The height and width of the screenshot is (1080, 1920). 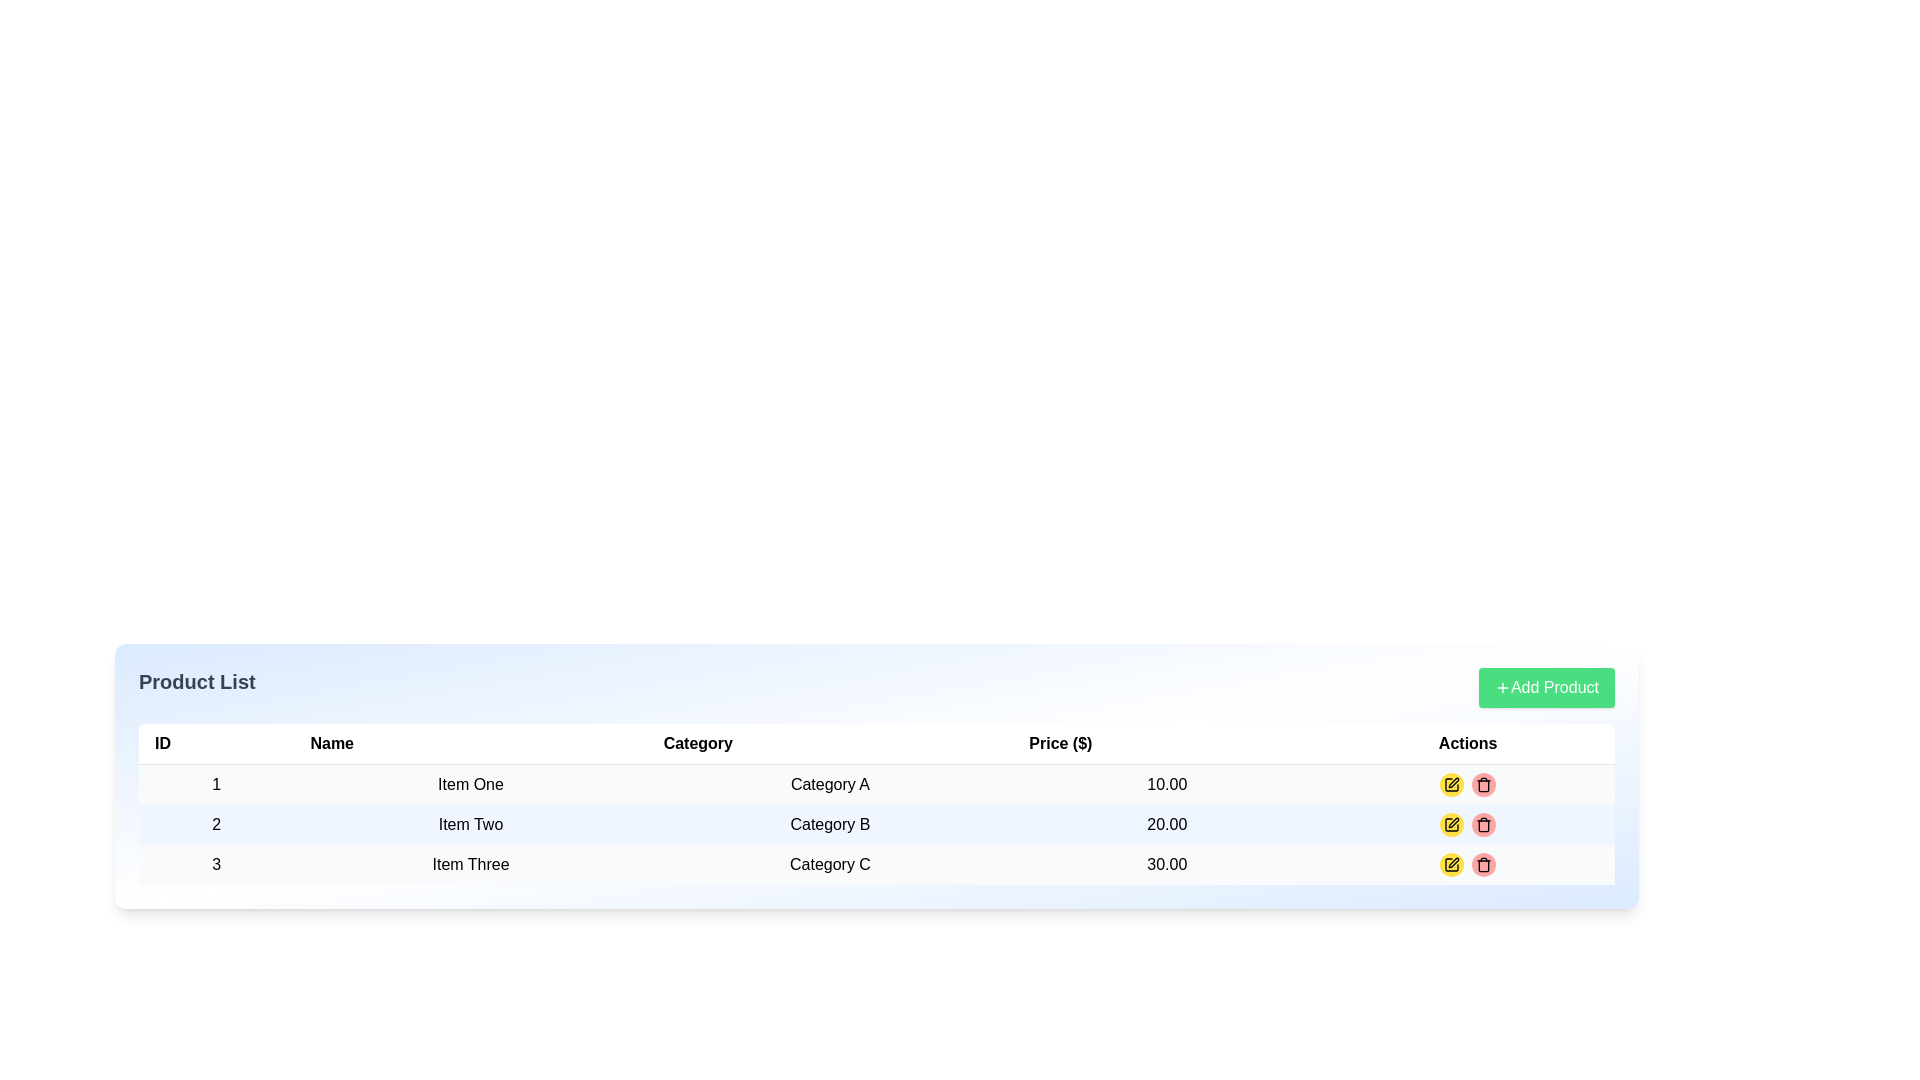 What do you see at coordinates (830, 783) in the screenshot?
I see `the text label in the third column of the first row that displays 'Category A' in the table` at bounding box center [830, 783].